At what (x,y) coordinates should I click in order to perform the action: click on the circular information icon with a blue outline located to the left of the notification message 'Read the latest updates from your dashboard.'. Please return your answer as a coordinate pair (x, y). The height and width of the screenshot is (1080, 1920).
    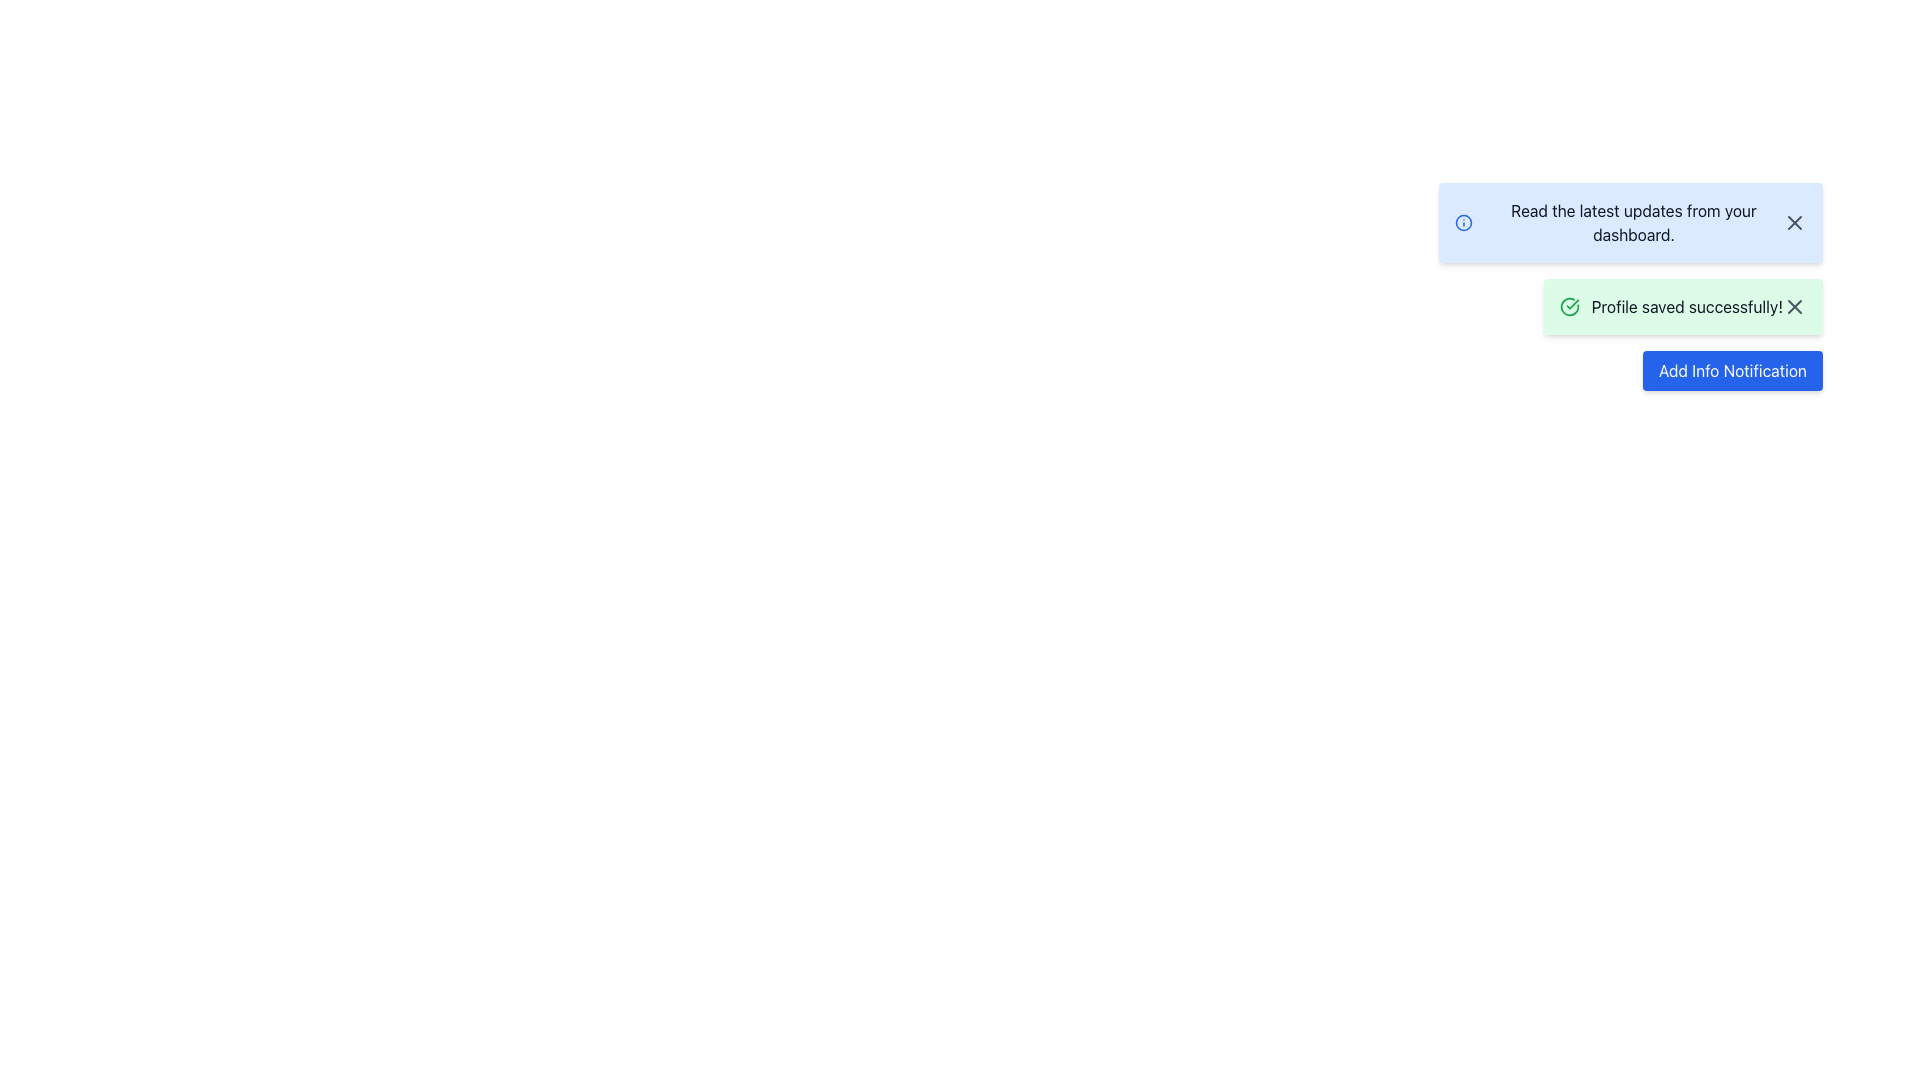
    Looking at the image, I should click on (1464, 223).